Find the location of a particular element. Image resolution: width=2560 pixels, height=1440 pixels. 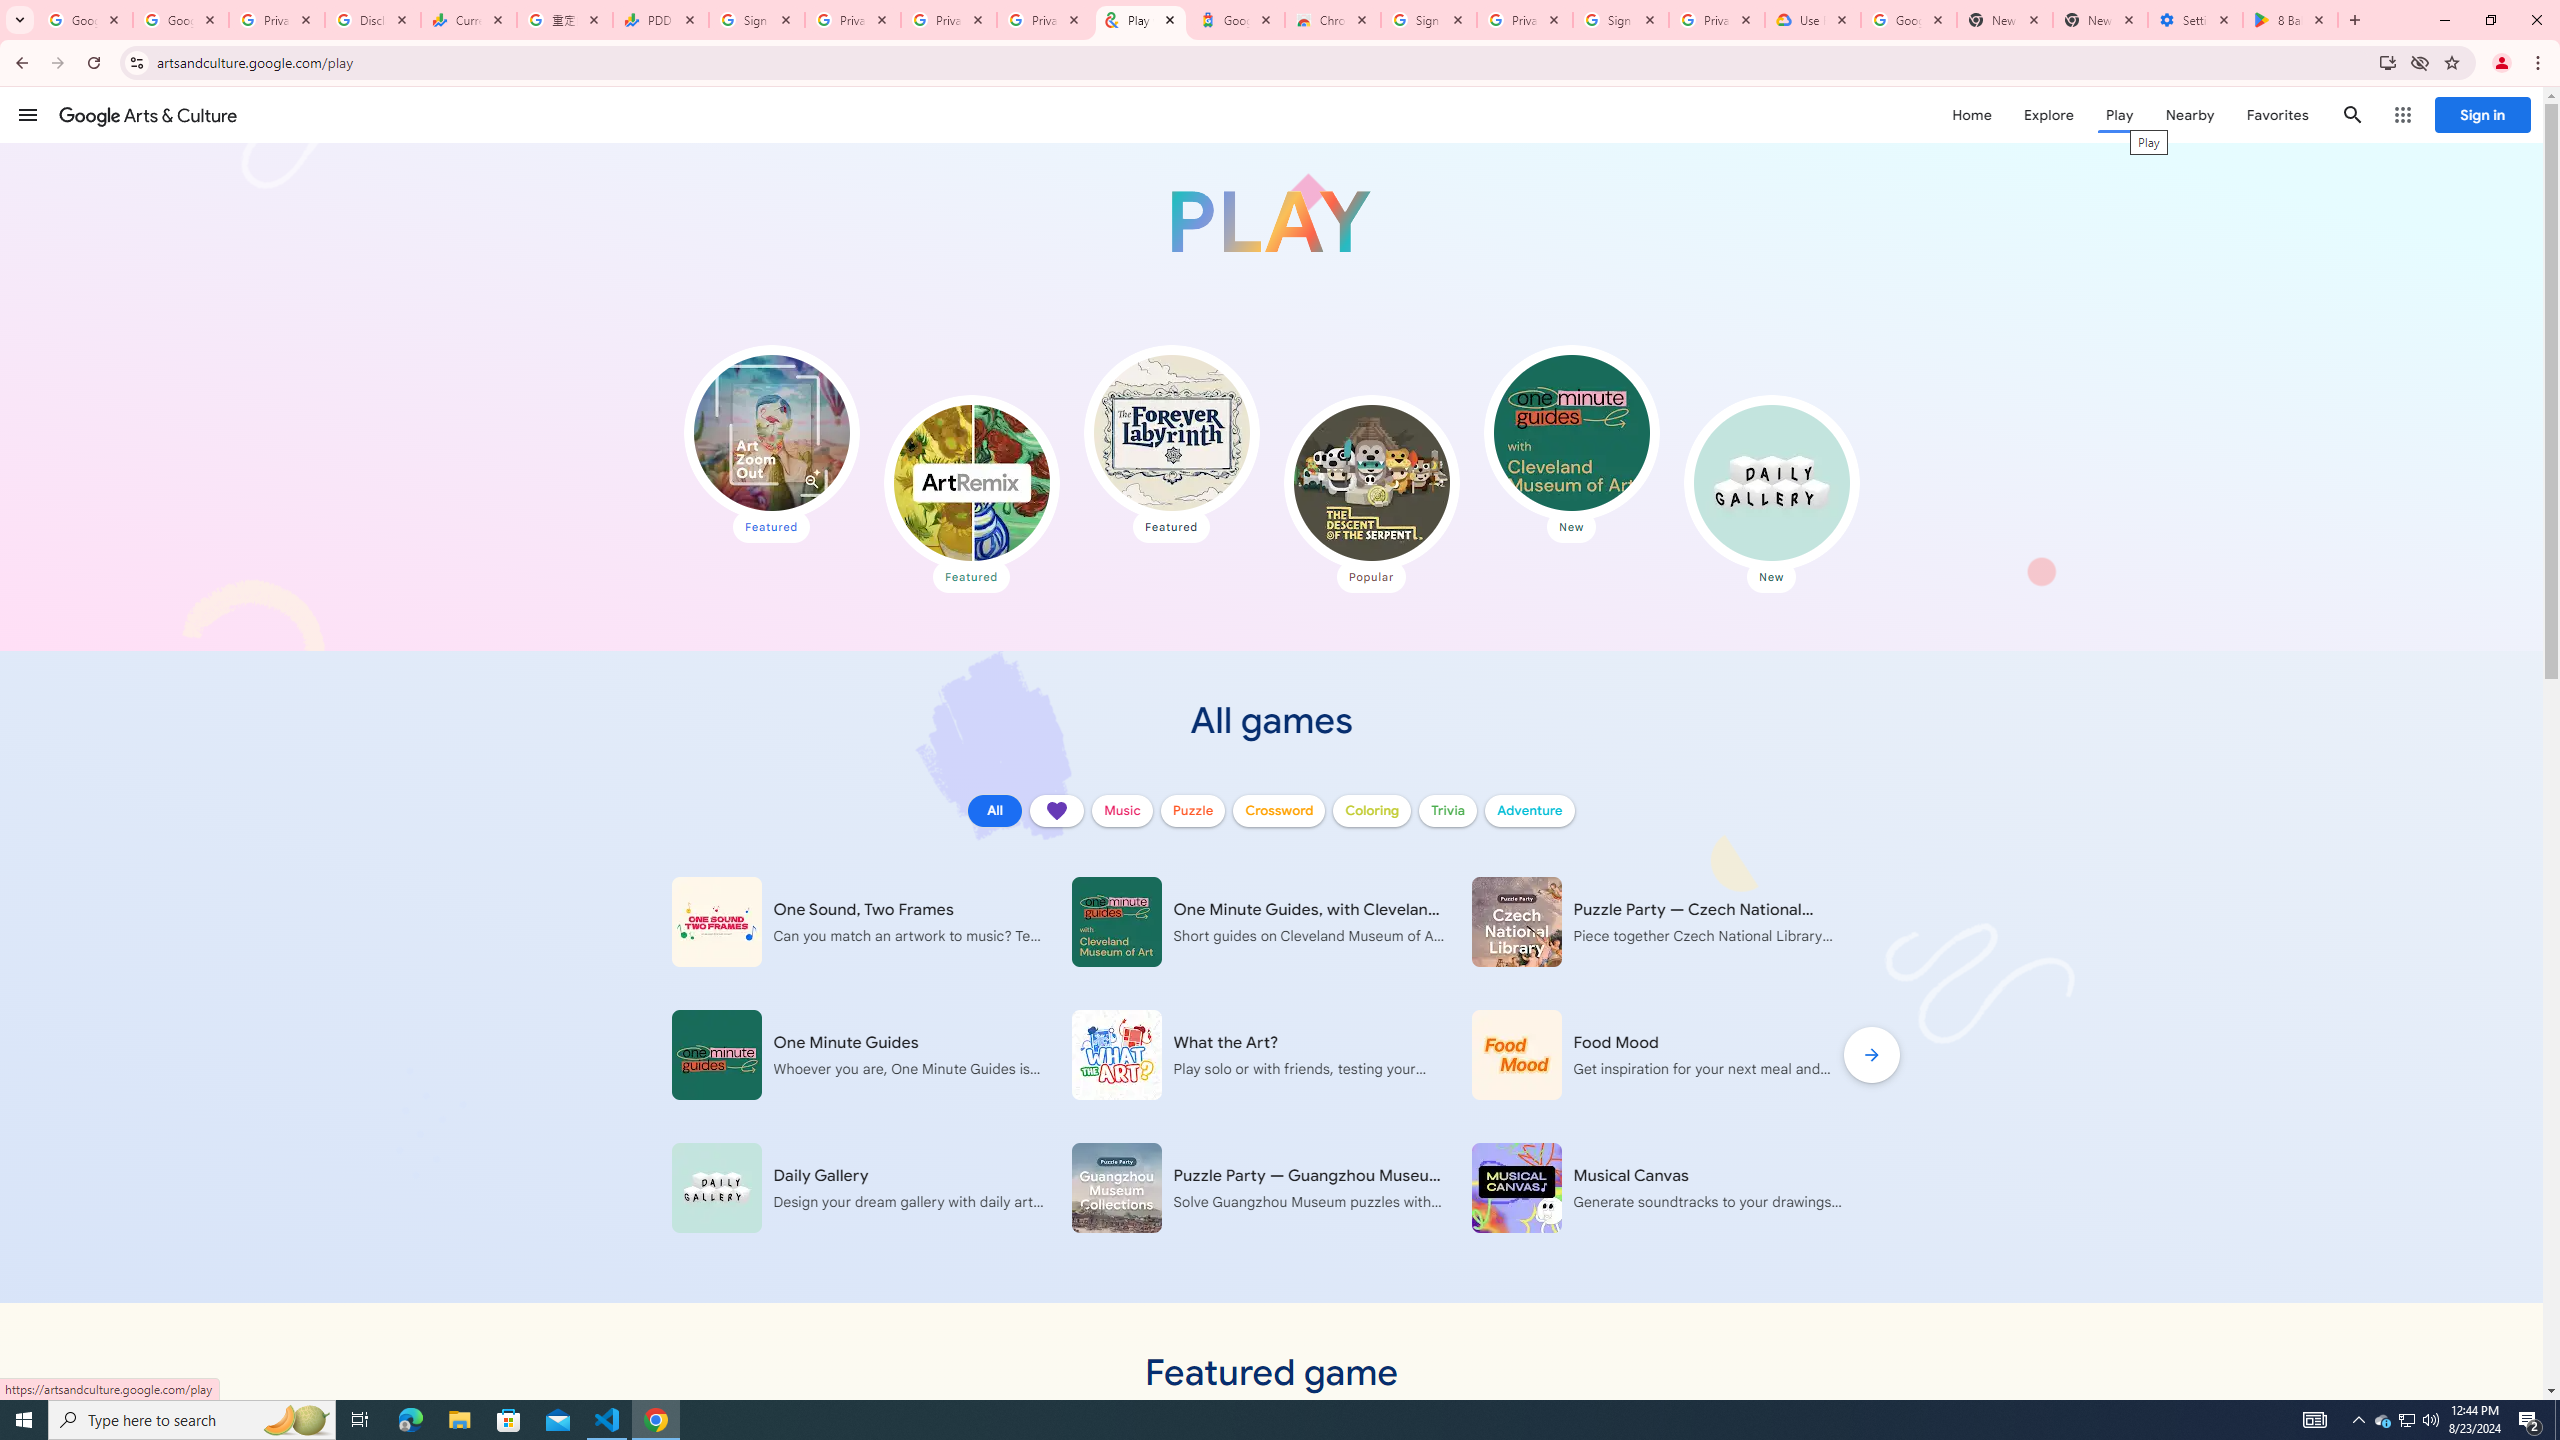

'Sign in - Google Accounts' is located at coordinates (1427, 19).